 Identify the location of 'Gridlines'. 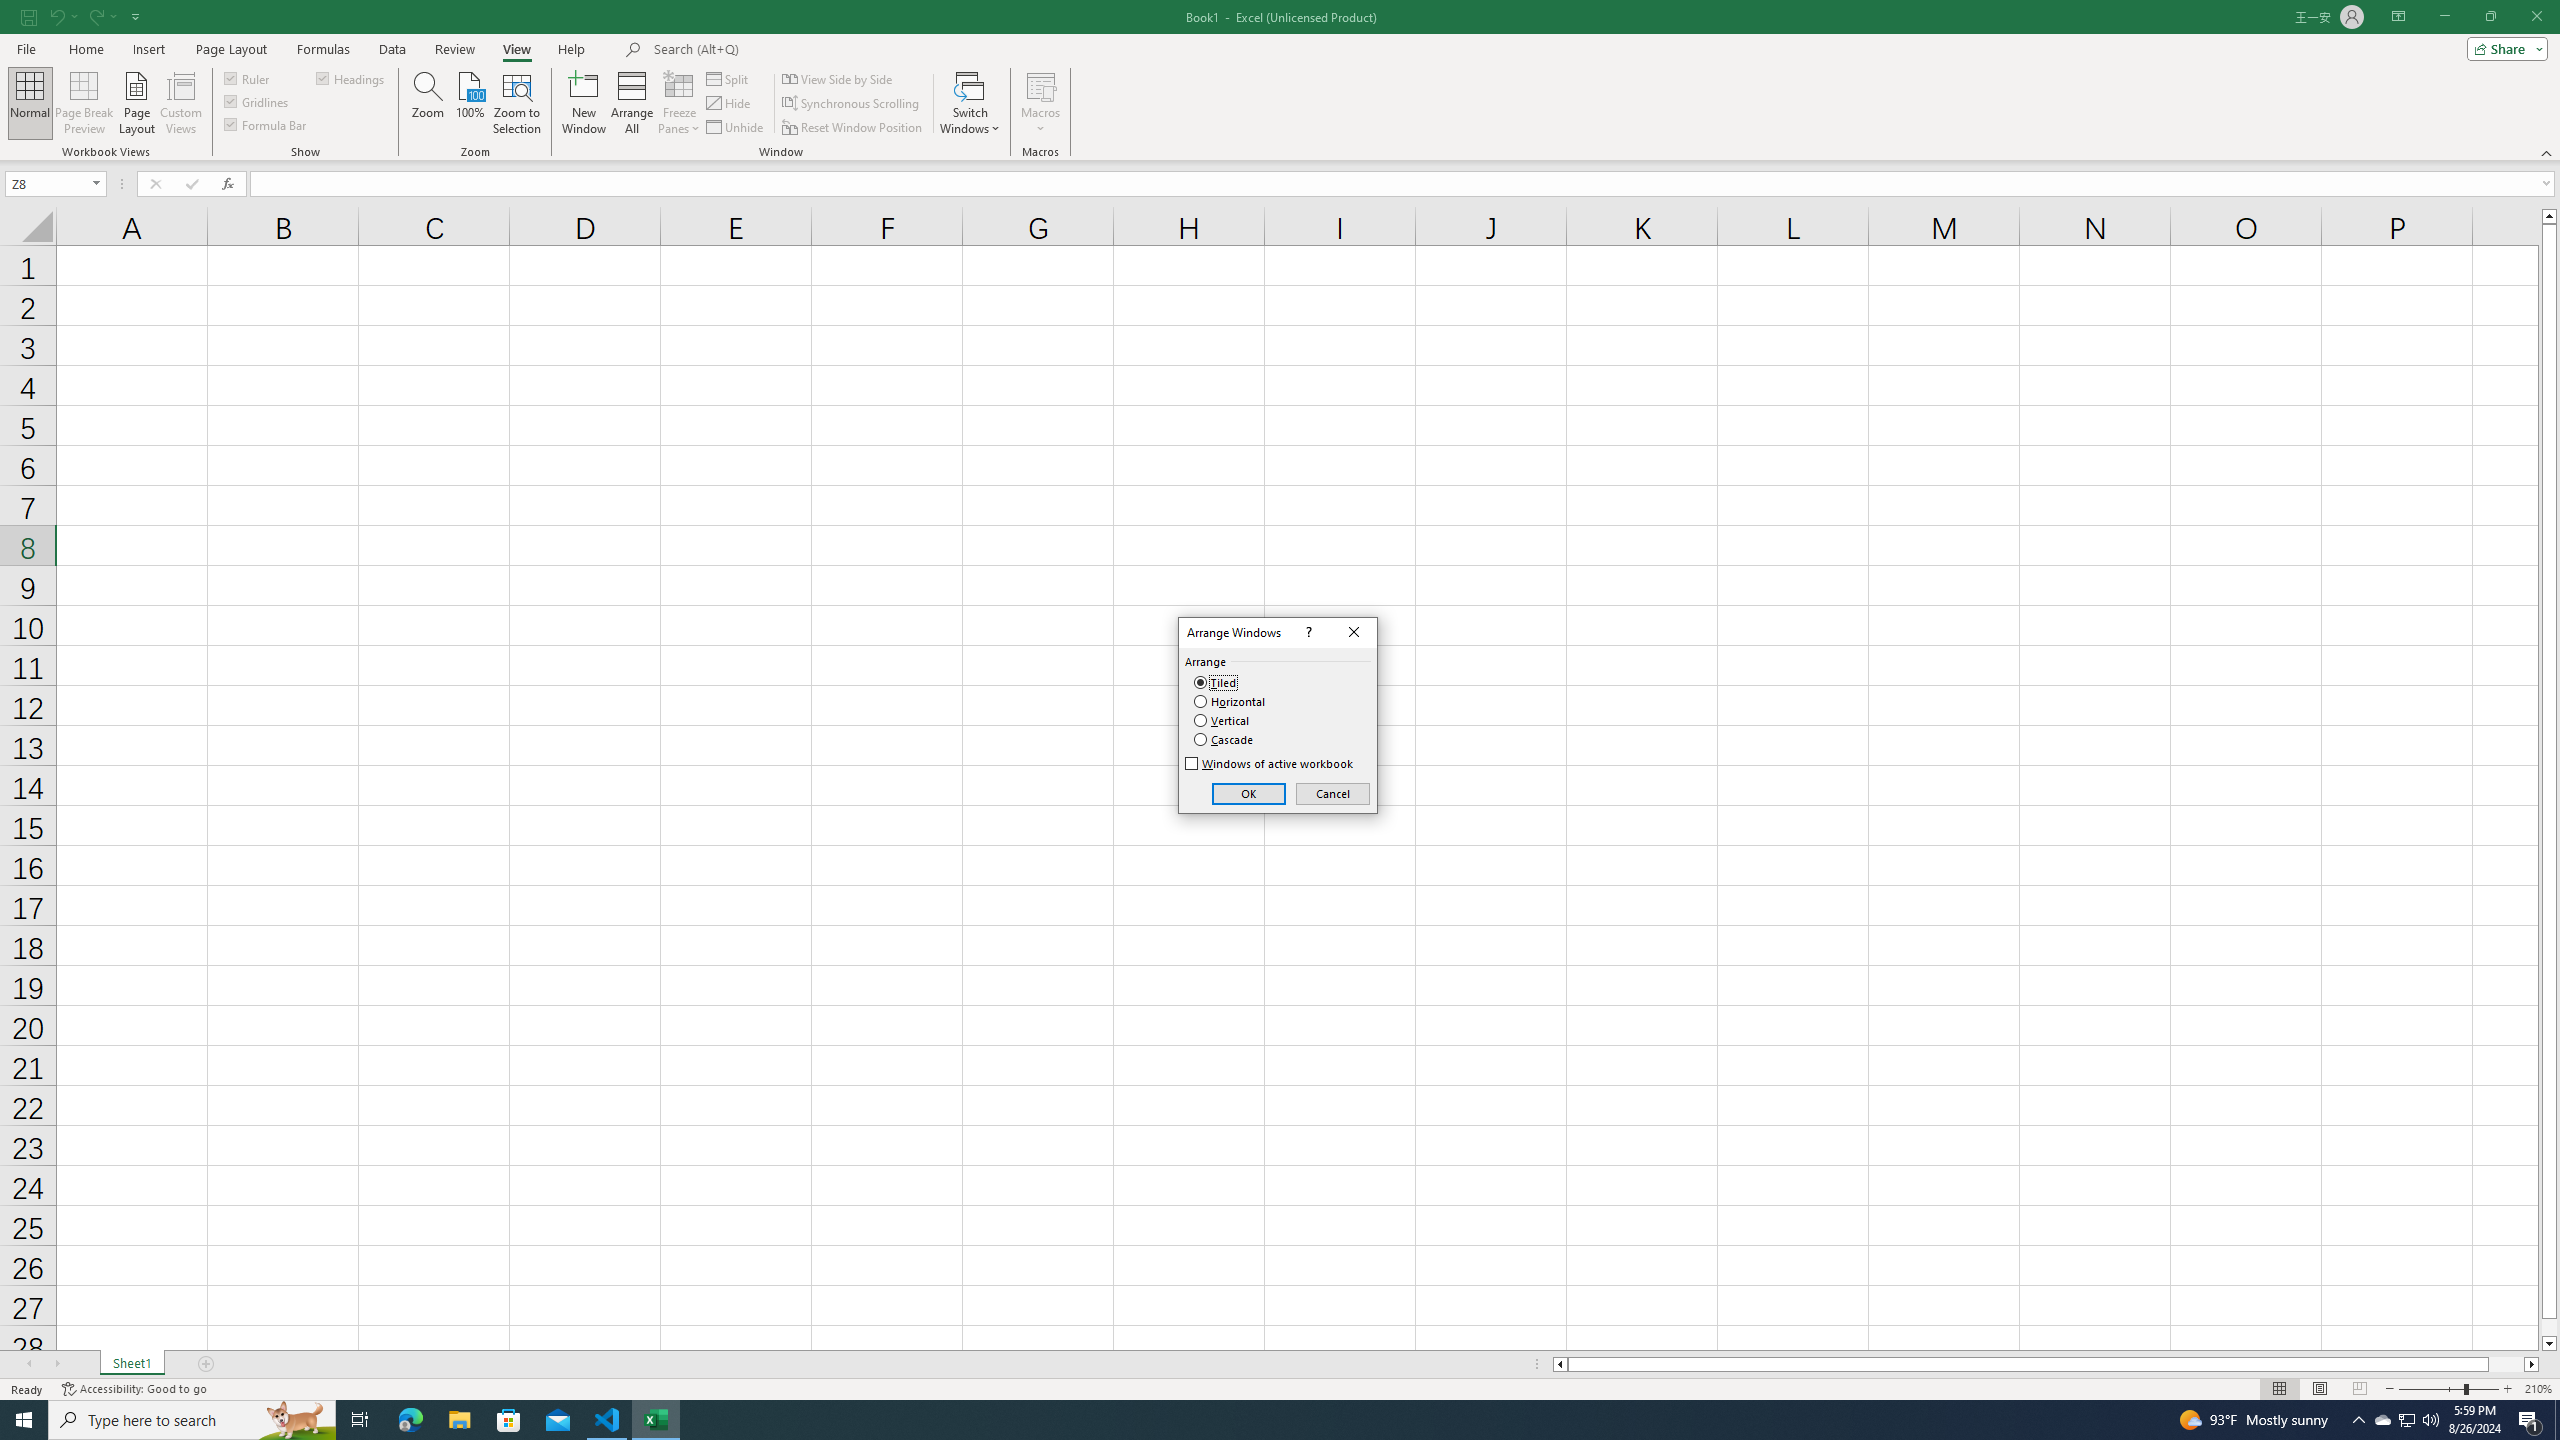
(256, 99).